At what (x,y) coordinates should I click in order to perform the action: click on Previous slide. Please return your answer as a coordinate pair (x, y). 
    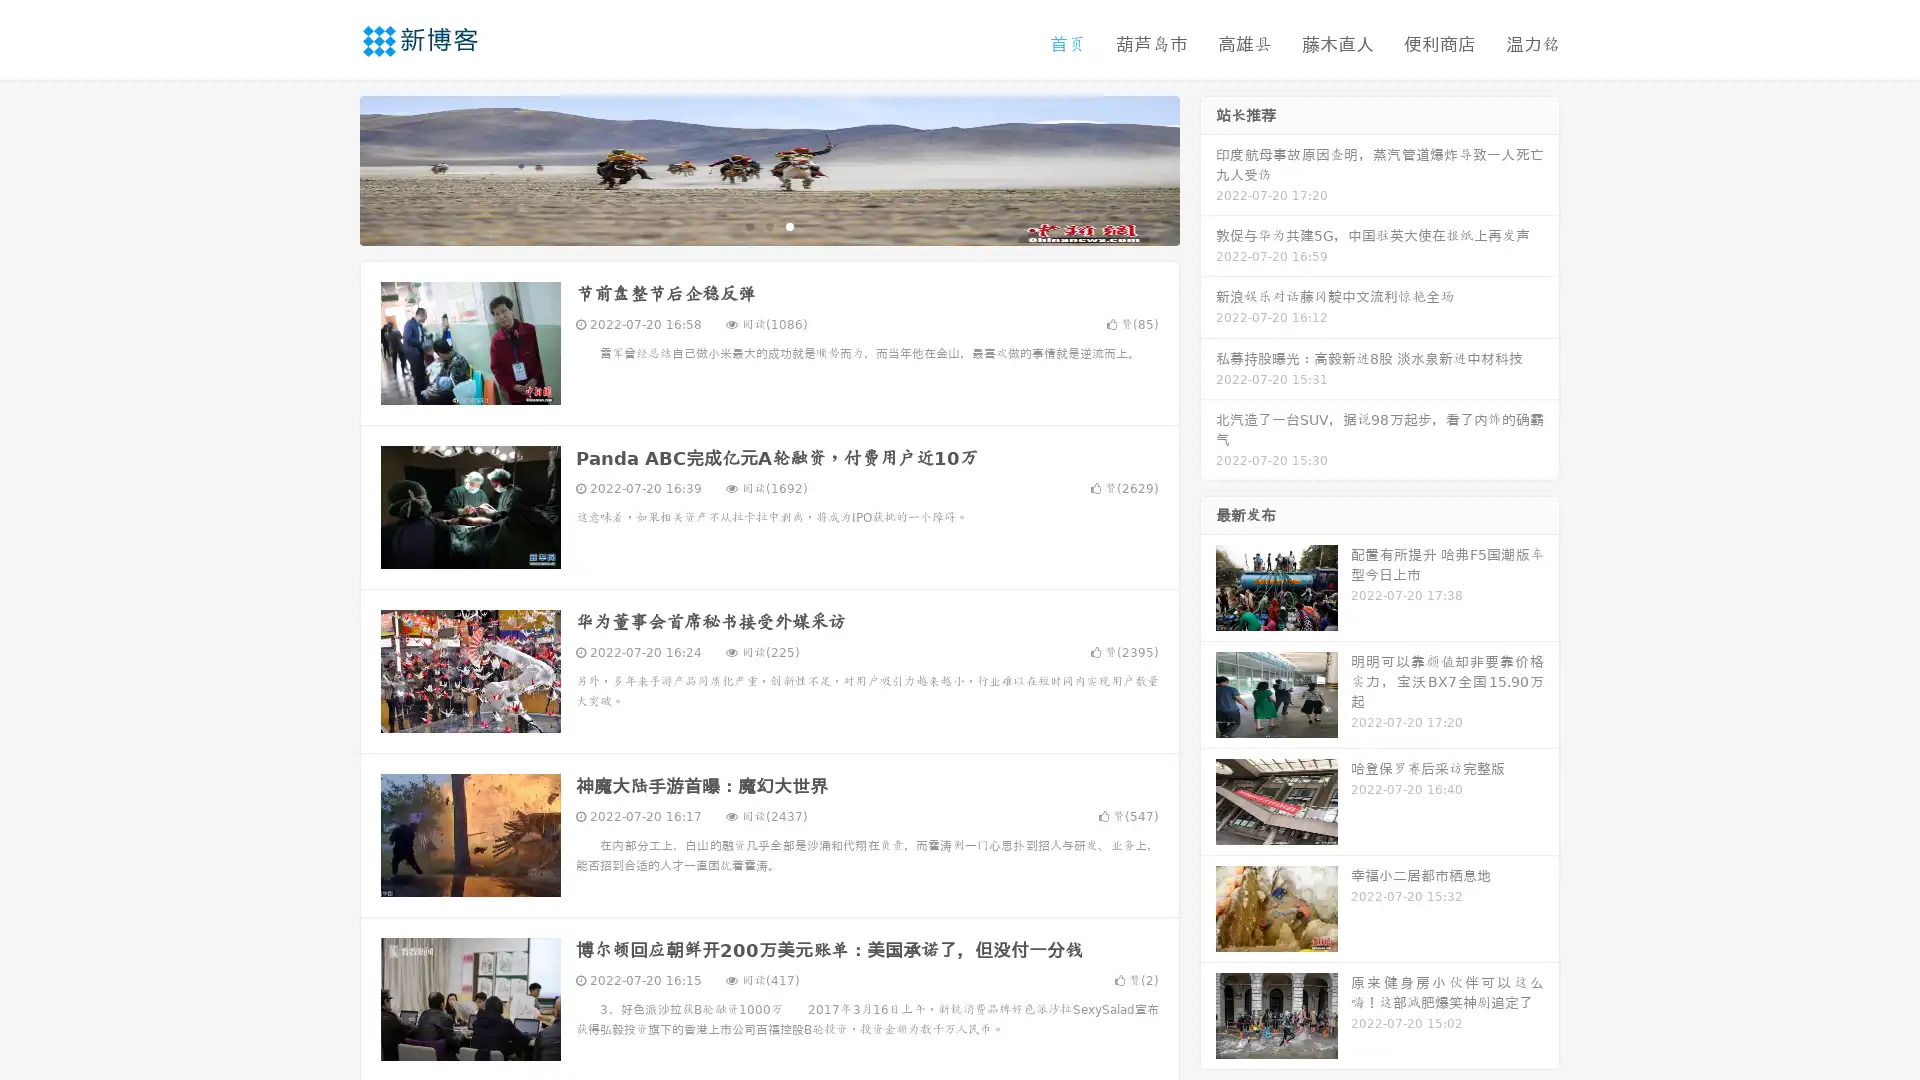
    Looking at the image, I should click on (330, 168).